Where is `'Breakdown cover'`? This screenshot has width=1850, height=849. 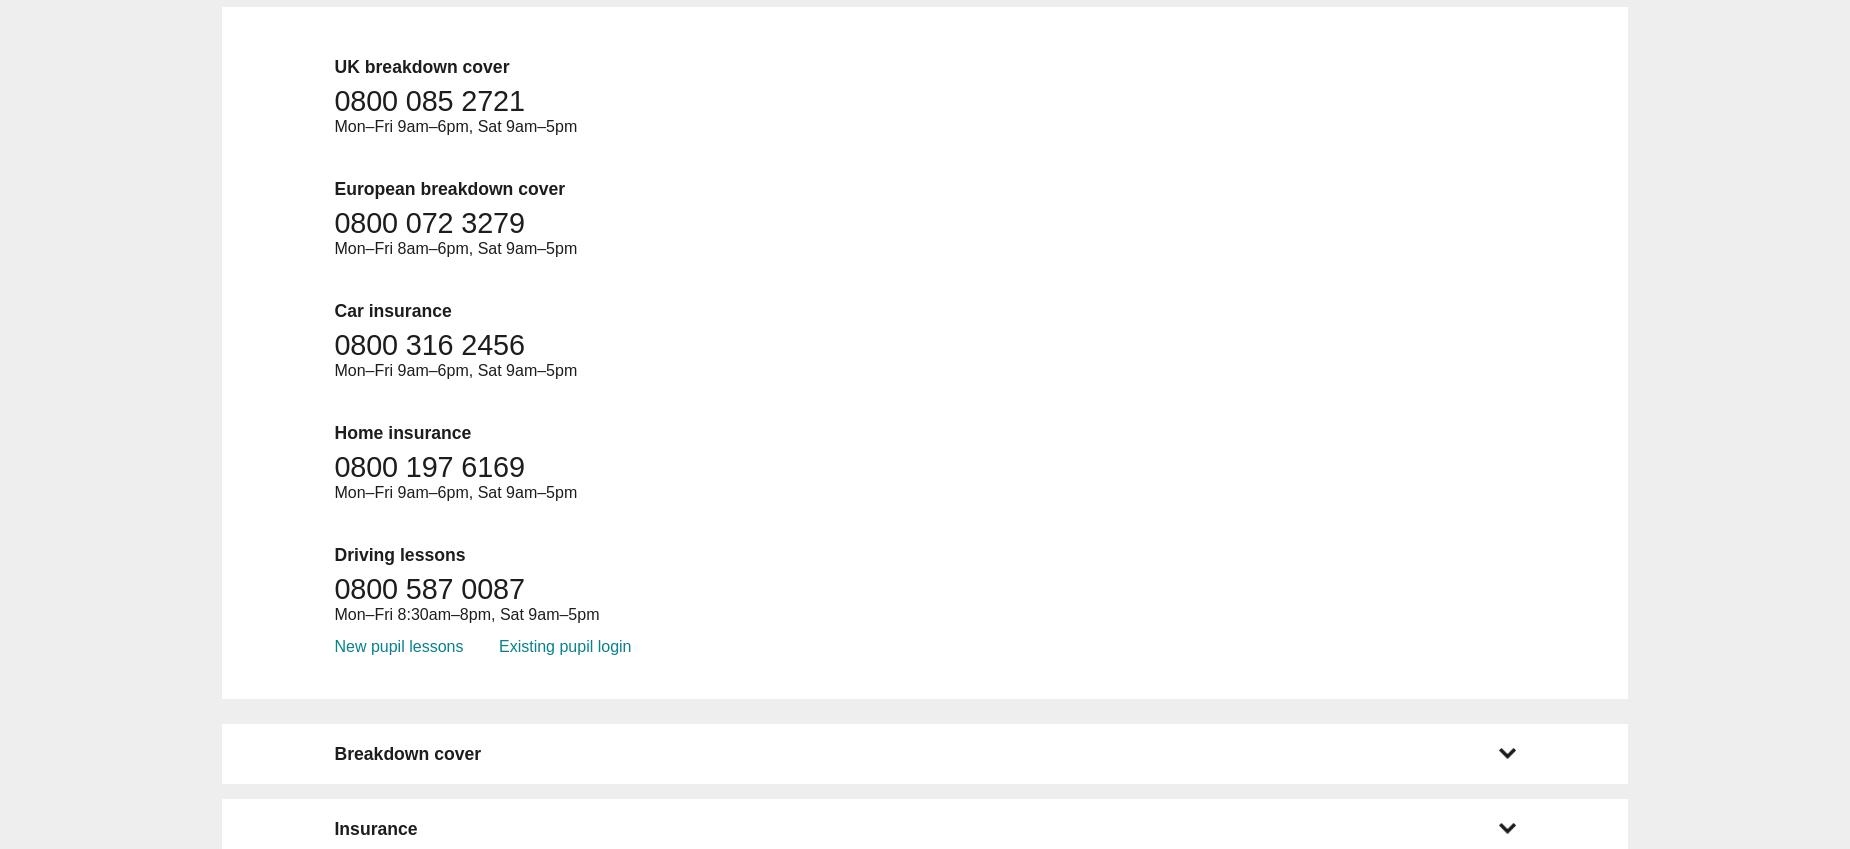 'Breakdown cover' is located at coordinates (406, 752).